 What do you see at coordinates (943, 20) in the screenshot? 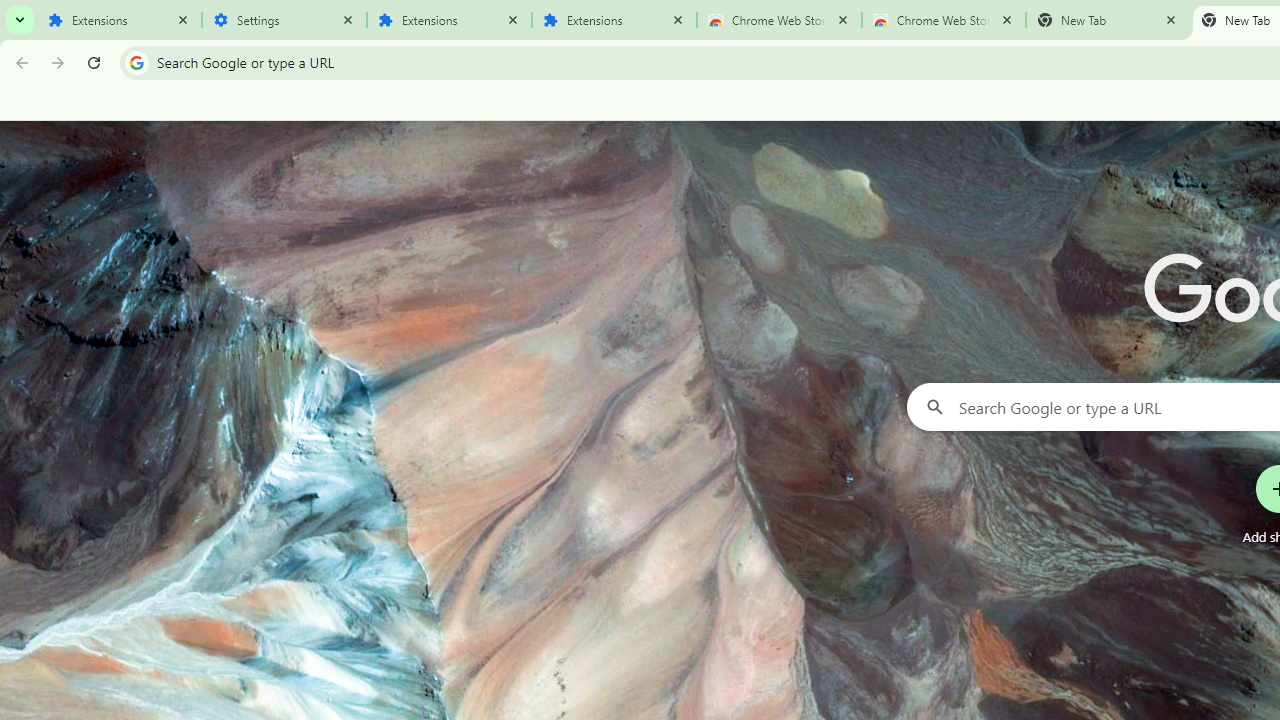
I see `'Chrome Web Store - Themes'` at bounding box center [943, 20].